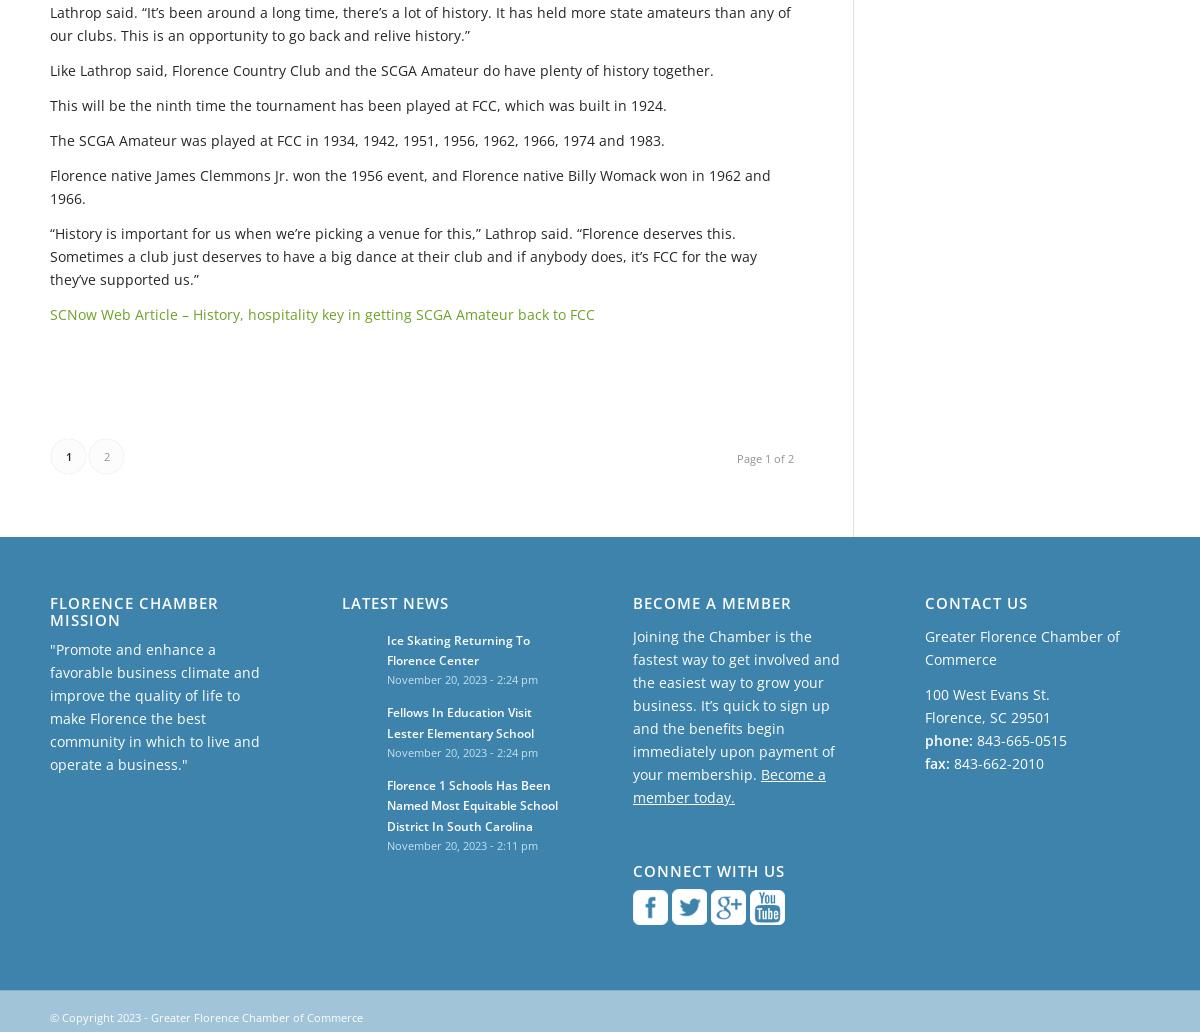 The width and height of the screenshot is (1200, 1032). I want to click on '2', so click(105, 454).